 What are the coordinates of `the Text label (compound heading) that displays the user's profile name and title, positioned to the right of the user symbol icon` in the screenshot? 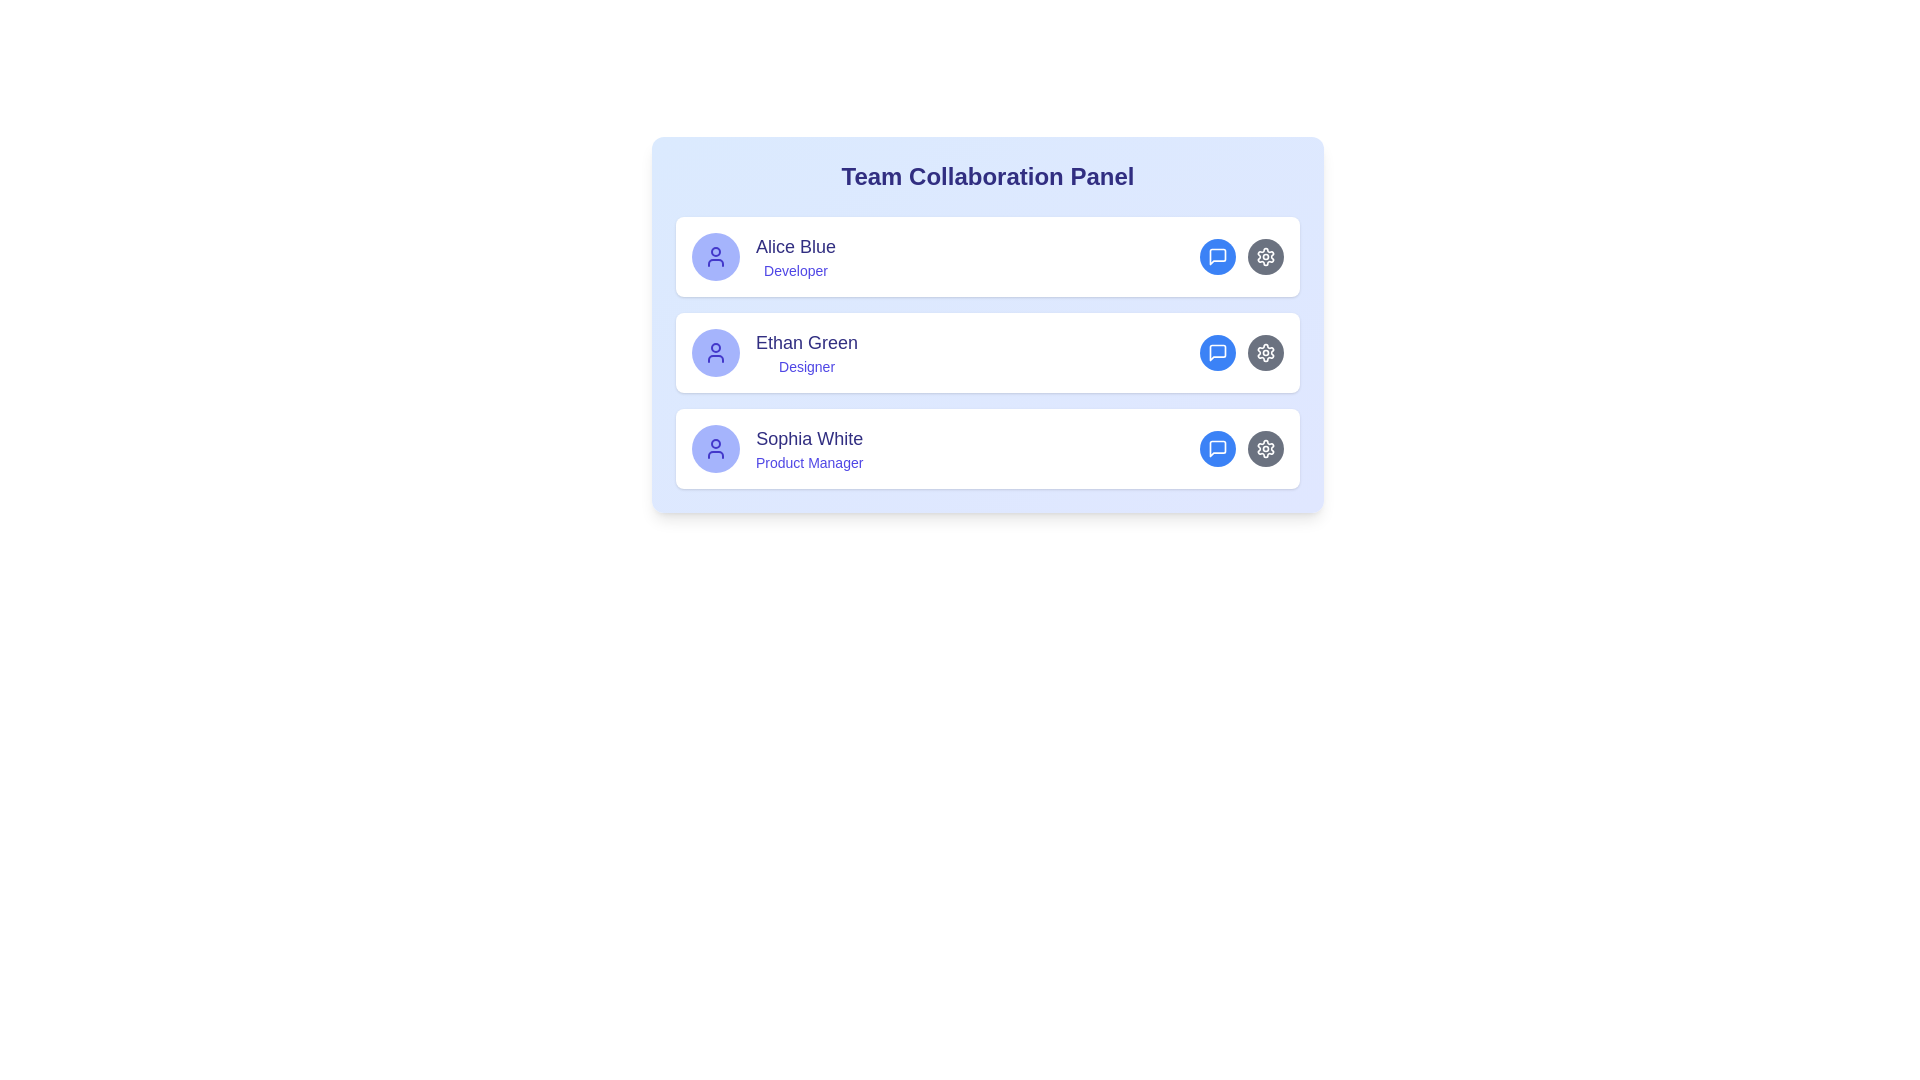 It's located at (795, 256).